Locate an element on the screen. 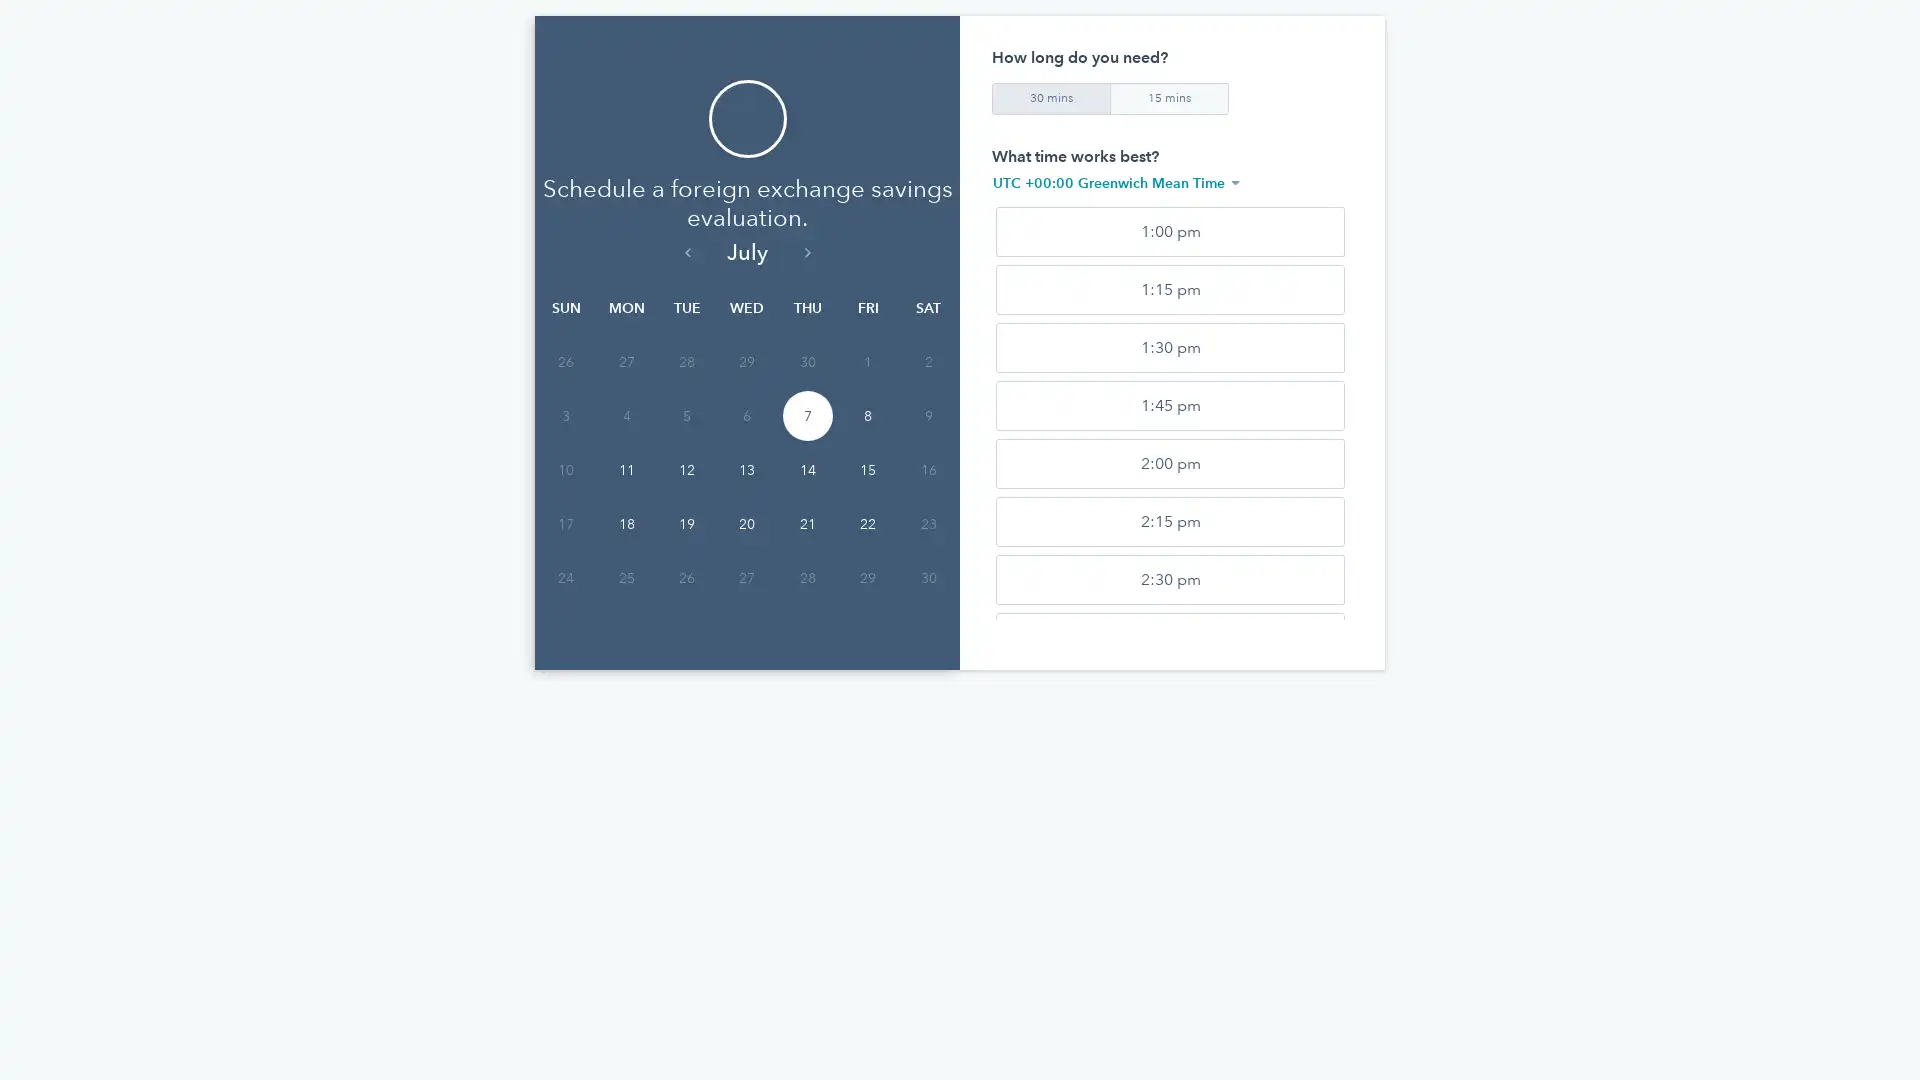 This screenshot has width=1920, height=1080. July 20th is located at coordinates (746, 523).